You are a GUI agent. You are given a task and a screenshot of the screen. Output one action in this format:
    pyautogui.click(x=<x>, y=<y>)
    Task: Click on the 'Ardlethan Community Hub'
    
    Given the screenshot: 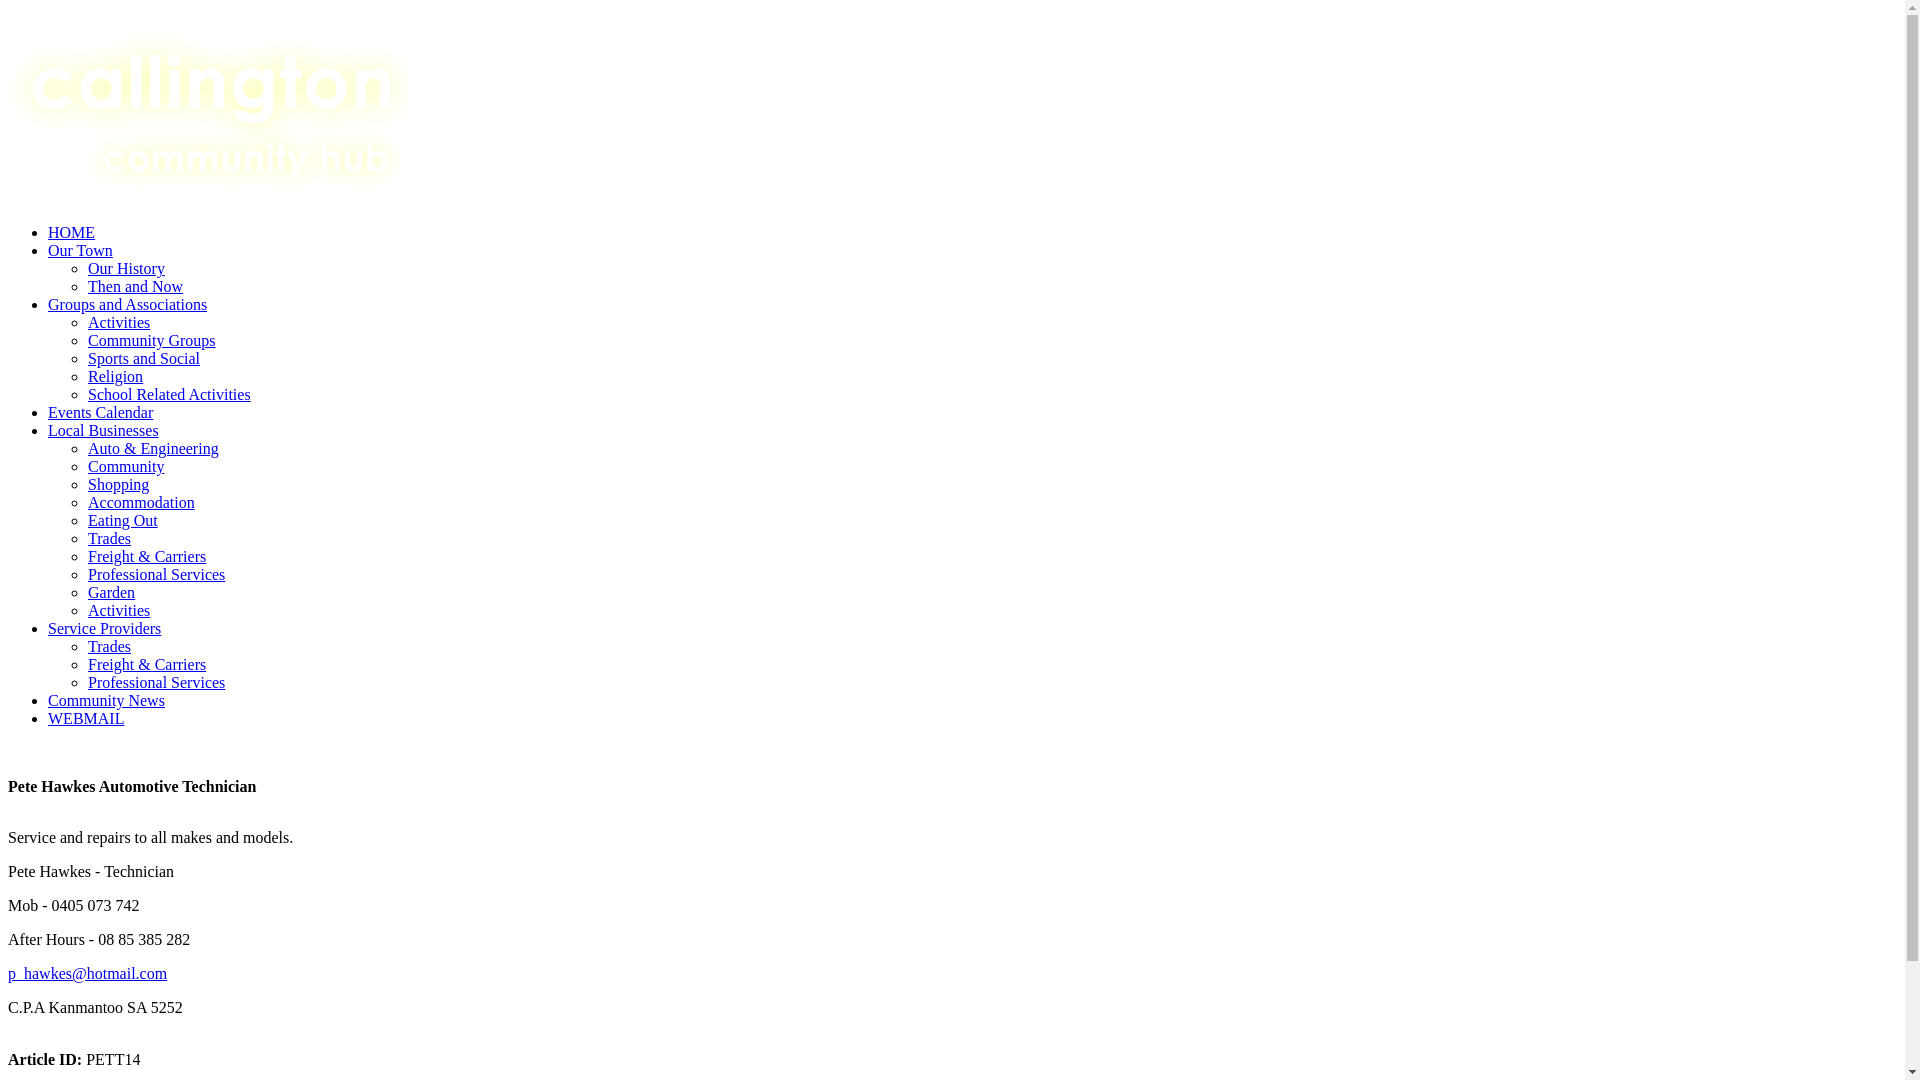 What is the action you would take?
    pyautogui.click(x=207, y=108)
    